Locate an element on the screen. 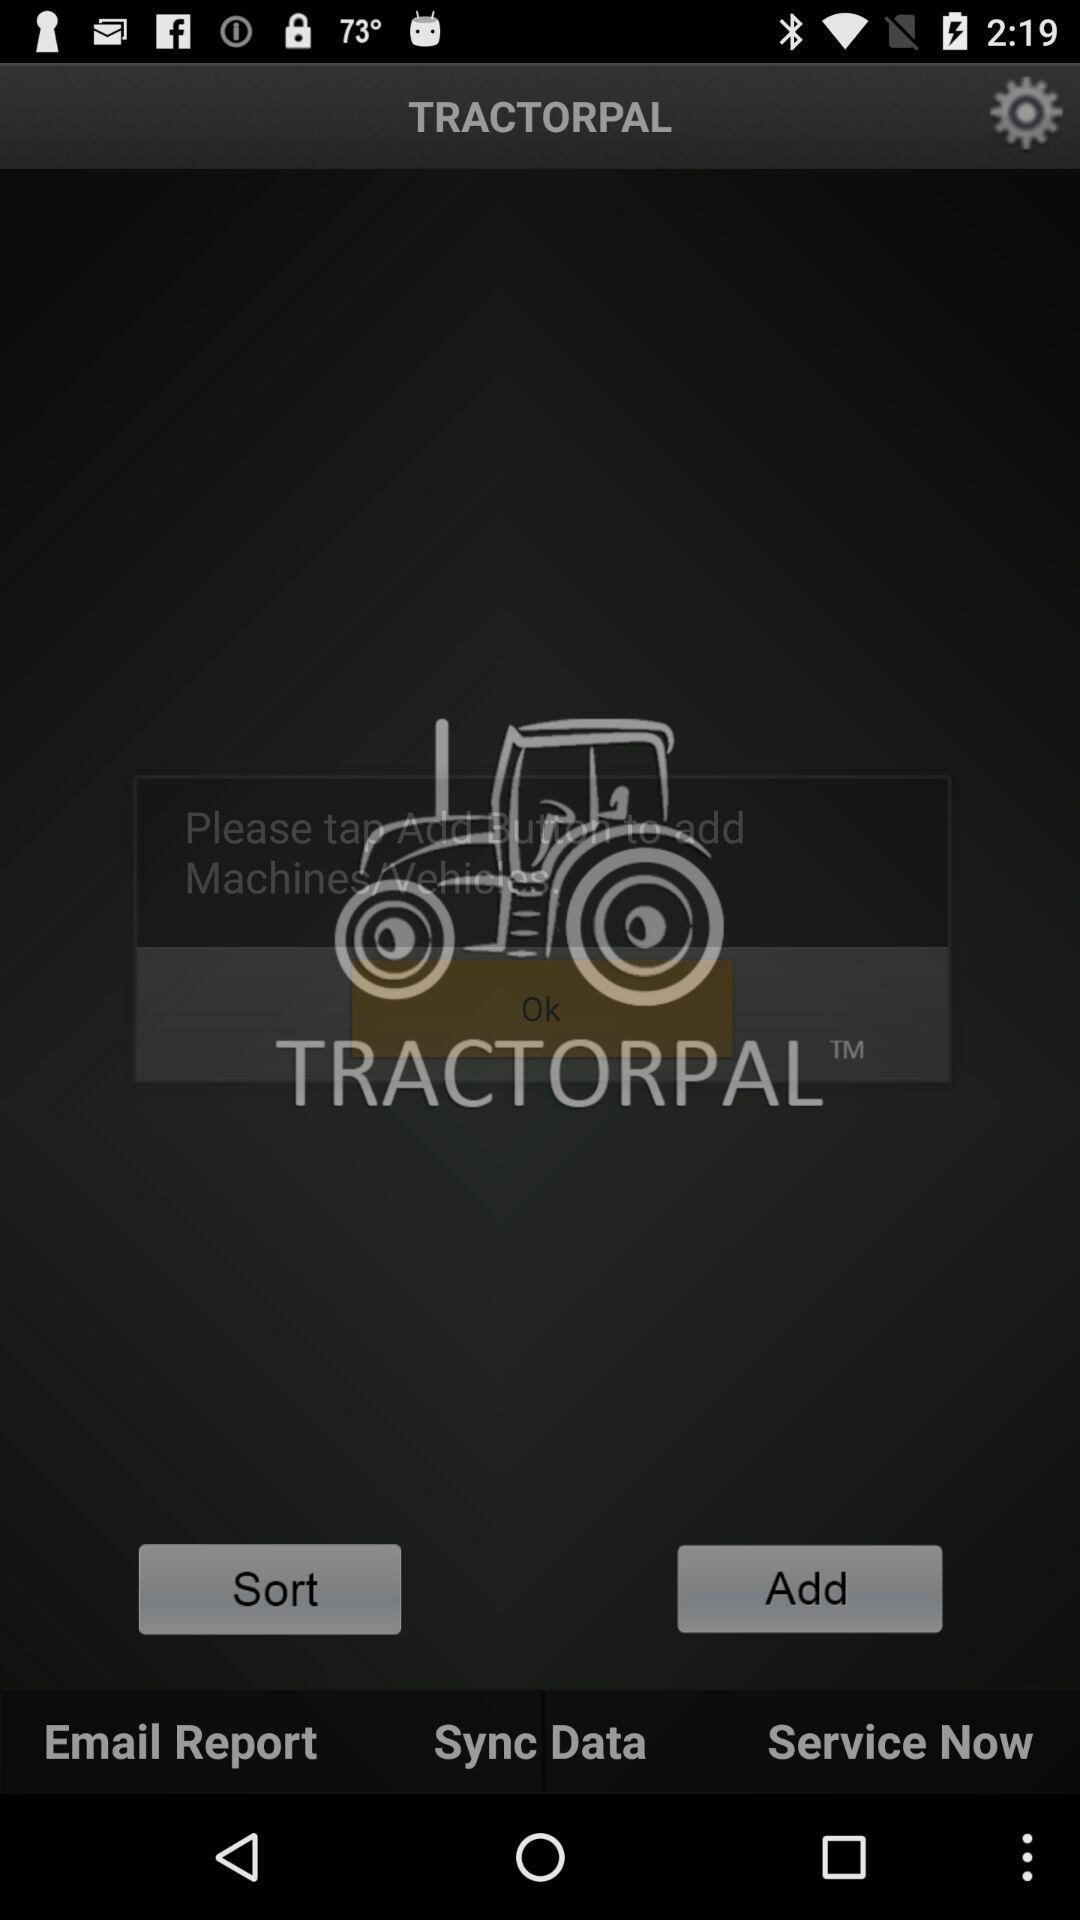 The height and width of the screenshot is (1920, 1080). record is located at coordinates (810, 1587).